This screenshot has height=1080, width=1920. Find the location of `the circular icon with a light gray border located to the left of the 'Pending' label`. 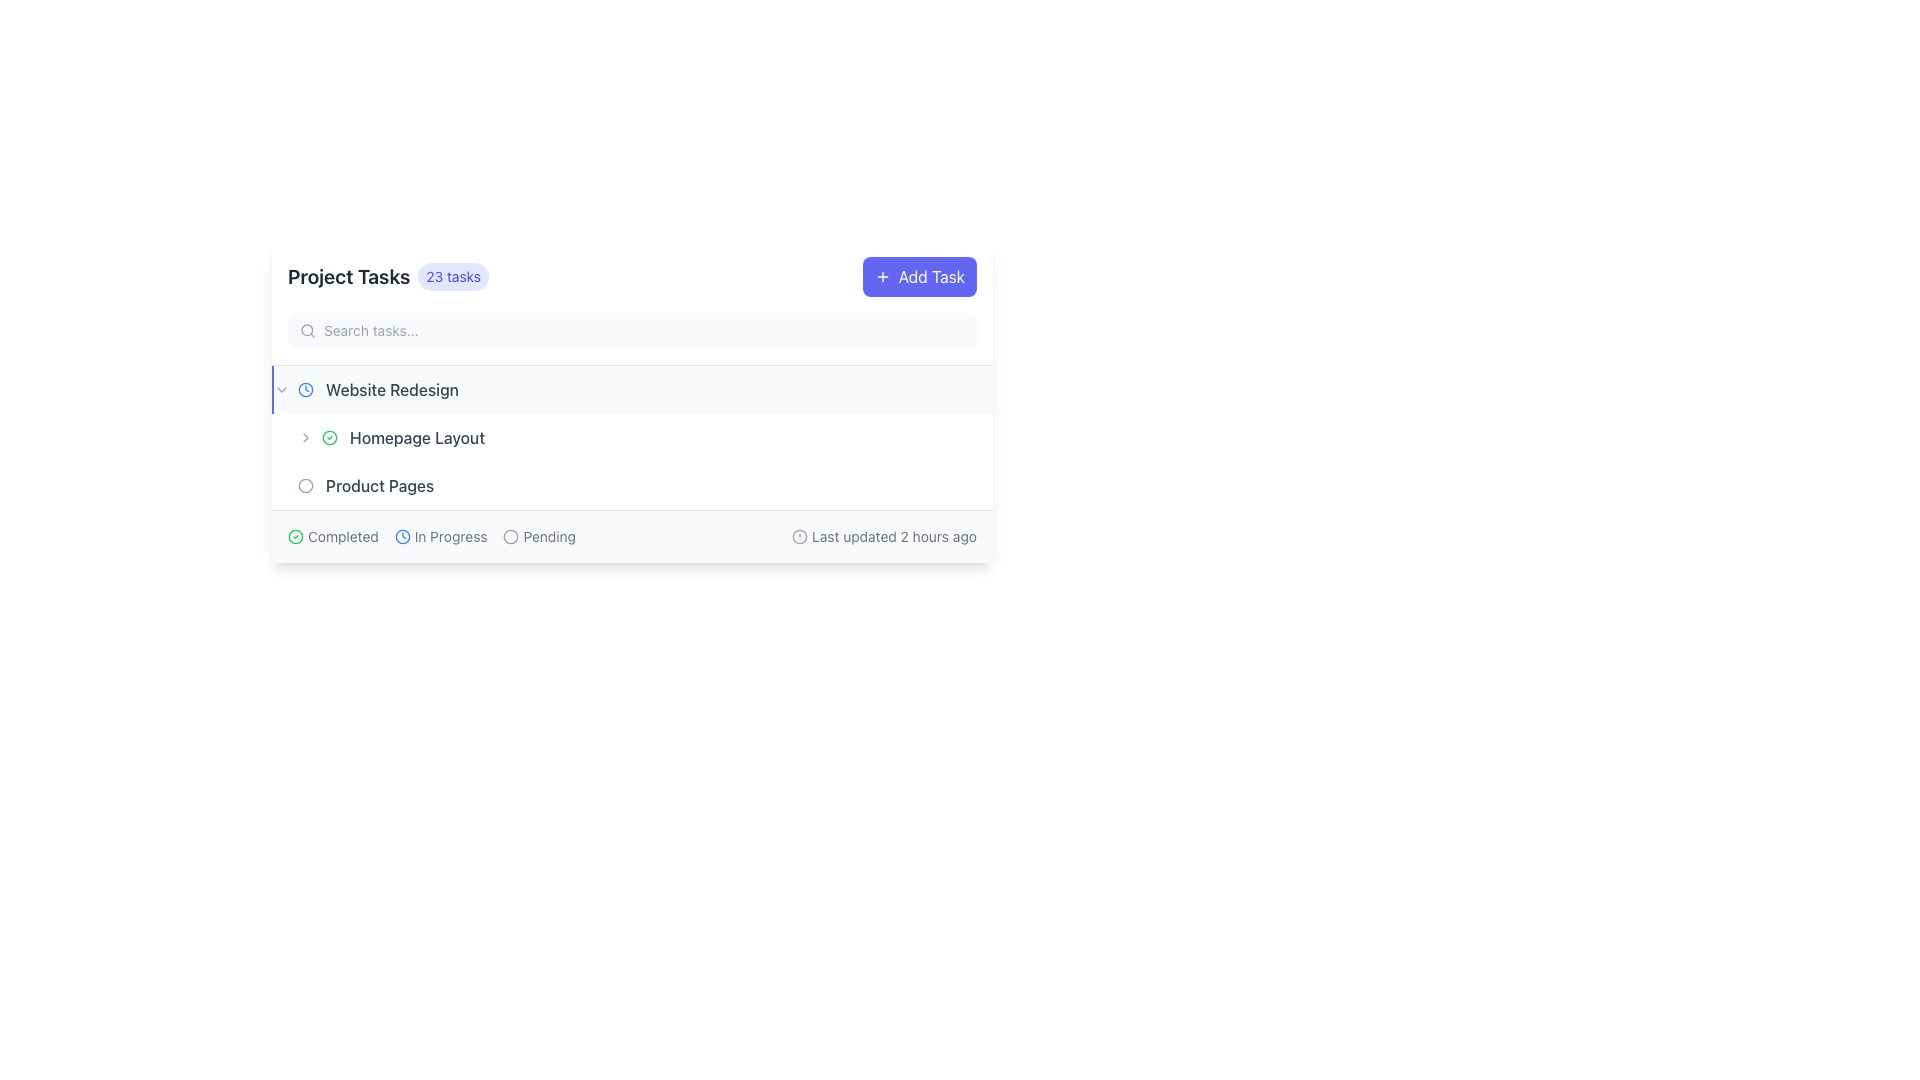

the circular icon with a light gray border located to the left of the 'Pending' label is located at coordinates (511, 535).